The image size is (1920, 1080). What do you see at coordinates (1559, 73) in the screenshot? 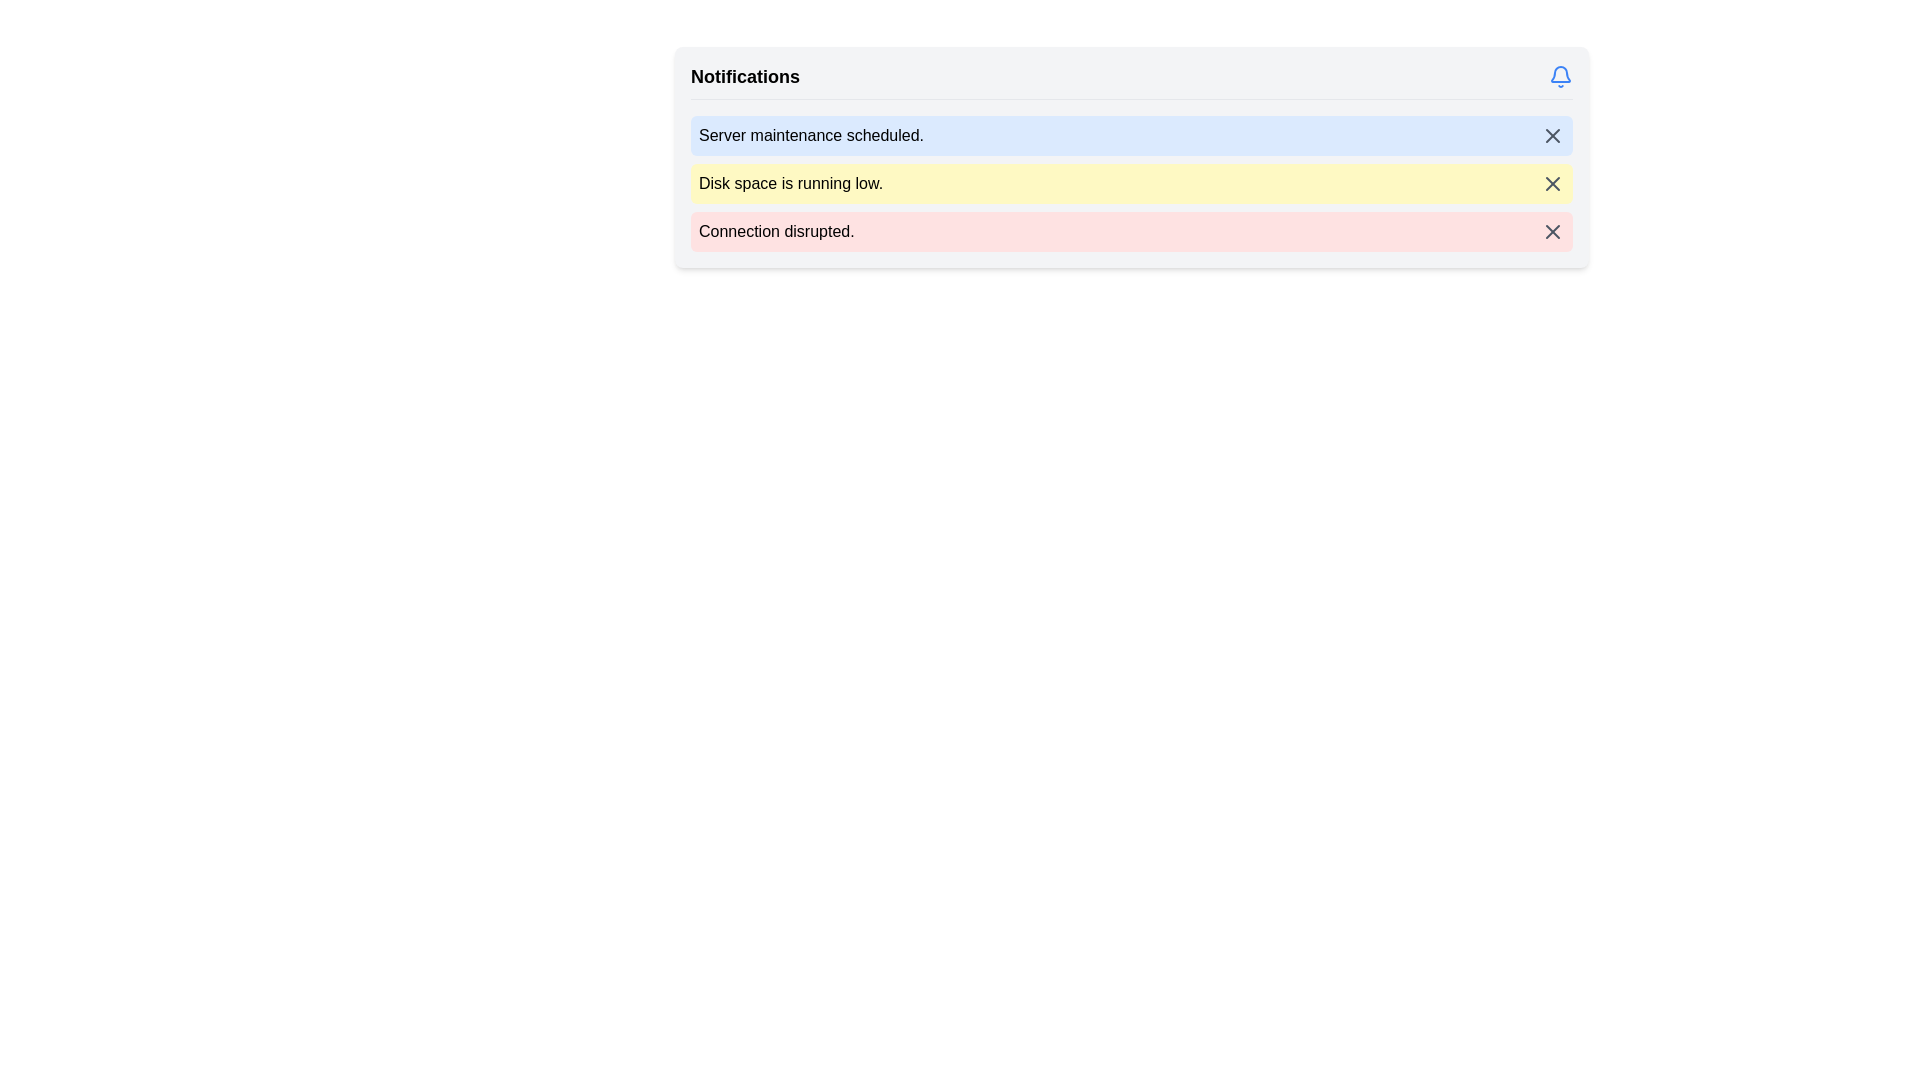
I see `code of the lower curved portion of the bell-shaped notification icon located at the top-right corner of the notifications panel` at bounding box center [1559, 73].